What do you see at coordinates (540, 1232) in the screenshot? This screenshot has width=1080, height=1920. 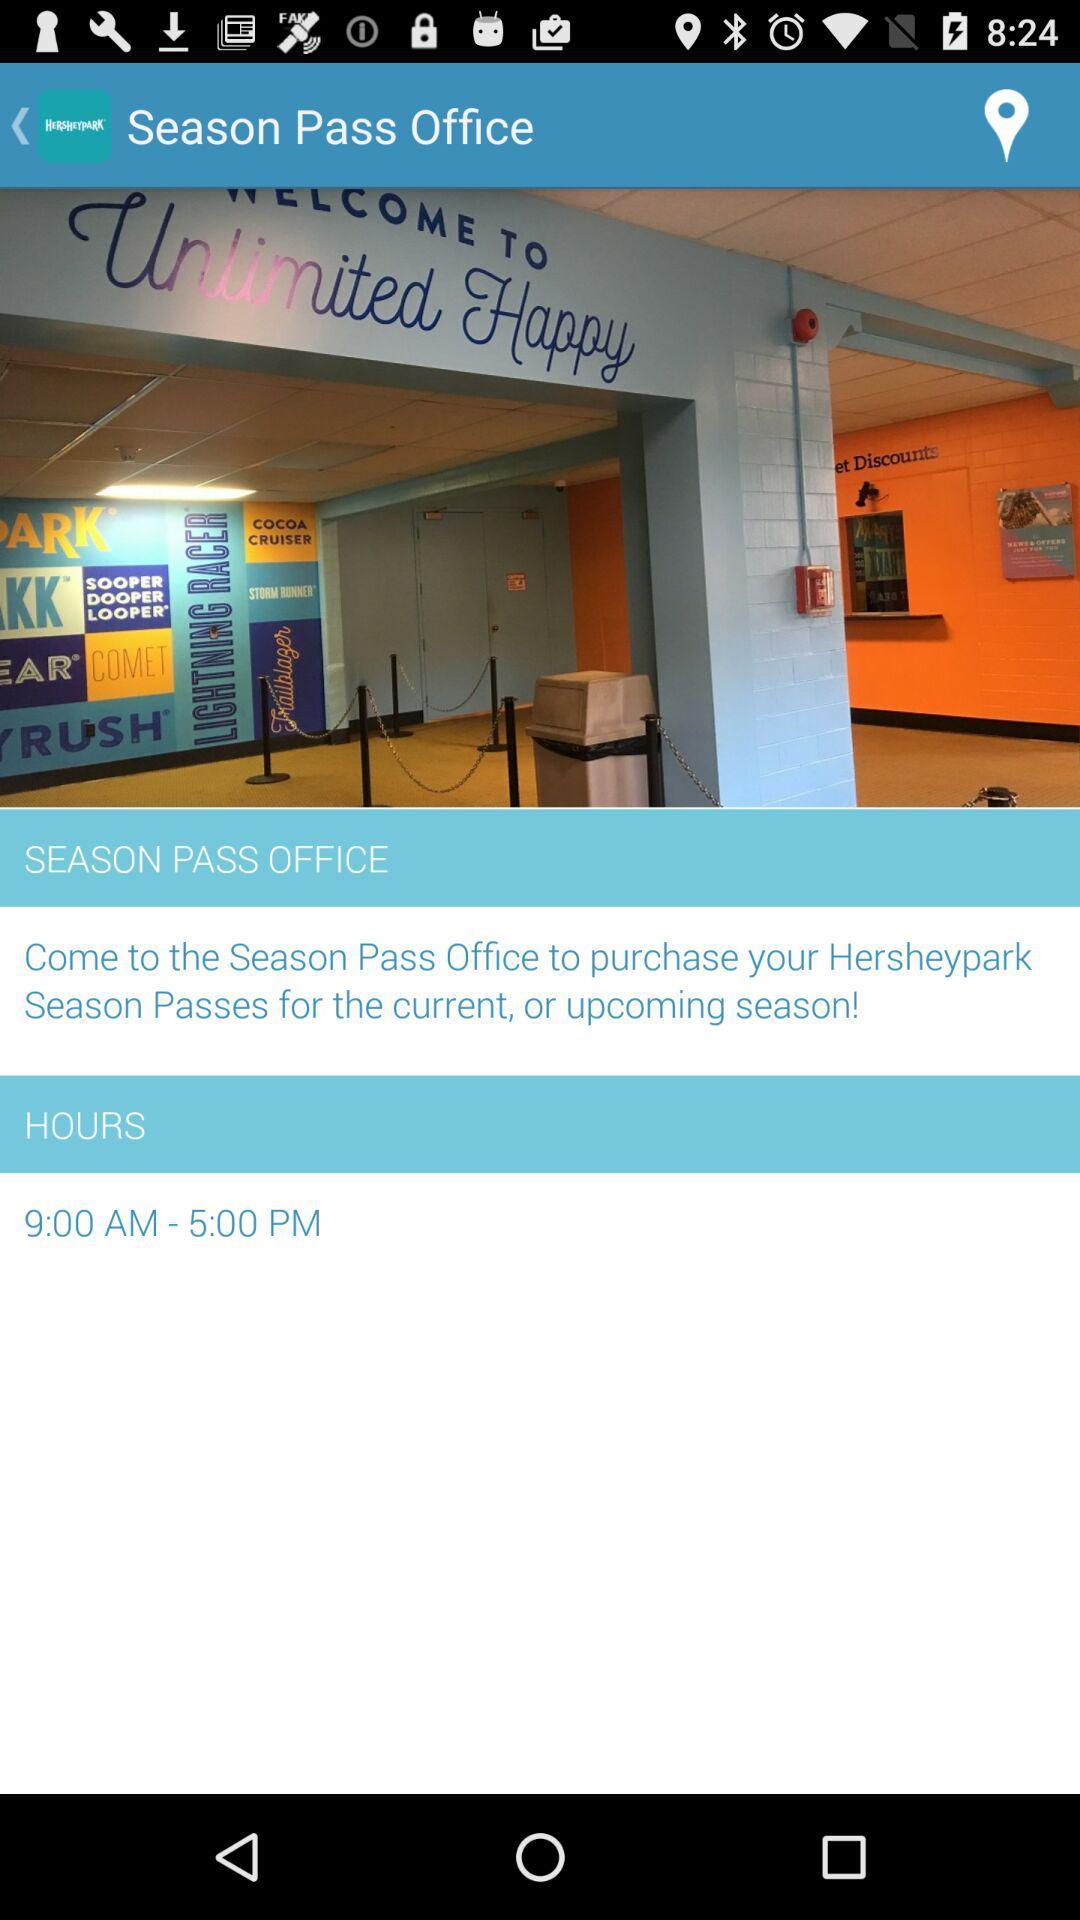 I see `the item below the hours item` at bounding box center [540, 1232].